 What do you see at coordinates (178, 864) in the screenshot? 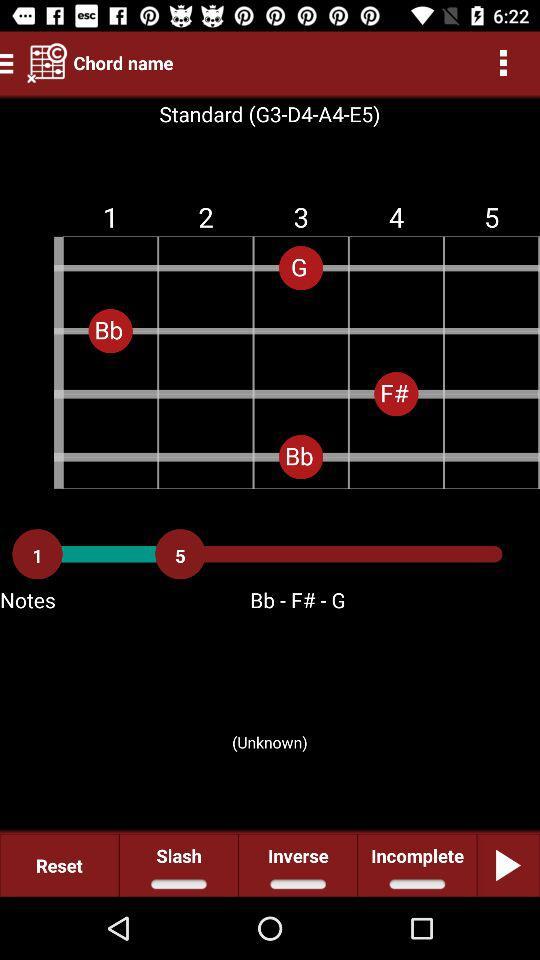
I see `the slash` at bounding box center [178, 864].